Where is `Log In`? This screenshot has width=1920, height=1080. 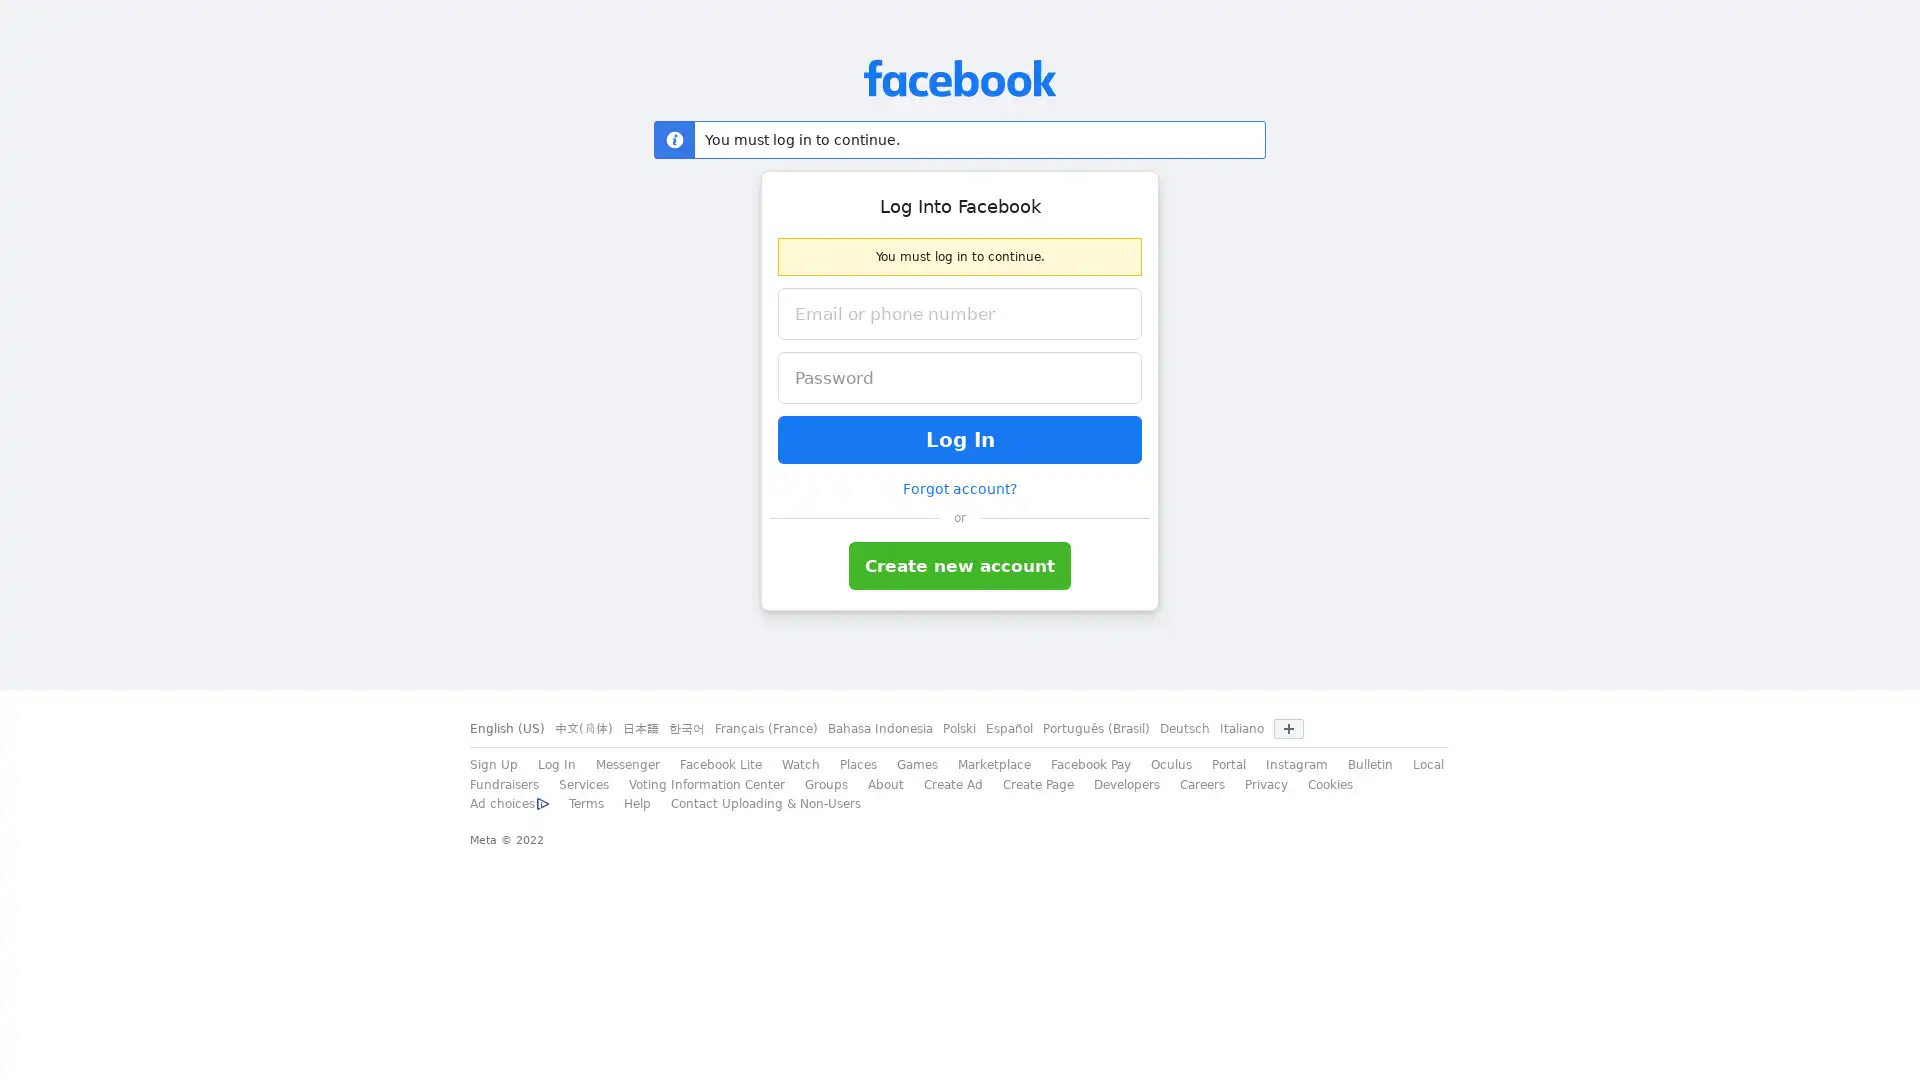 Log In is located at coordinates (960, 438).